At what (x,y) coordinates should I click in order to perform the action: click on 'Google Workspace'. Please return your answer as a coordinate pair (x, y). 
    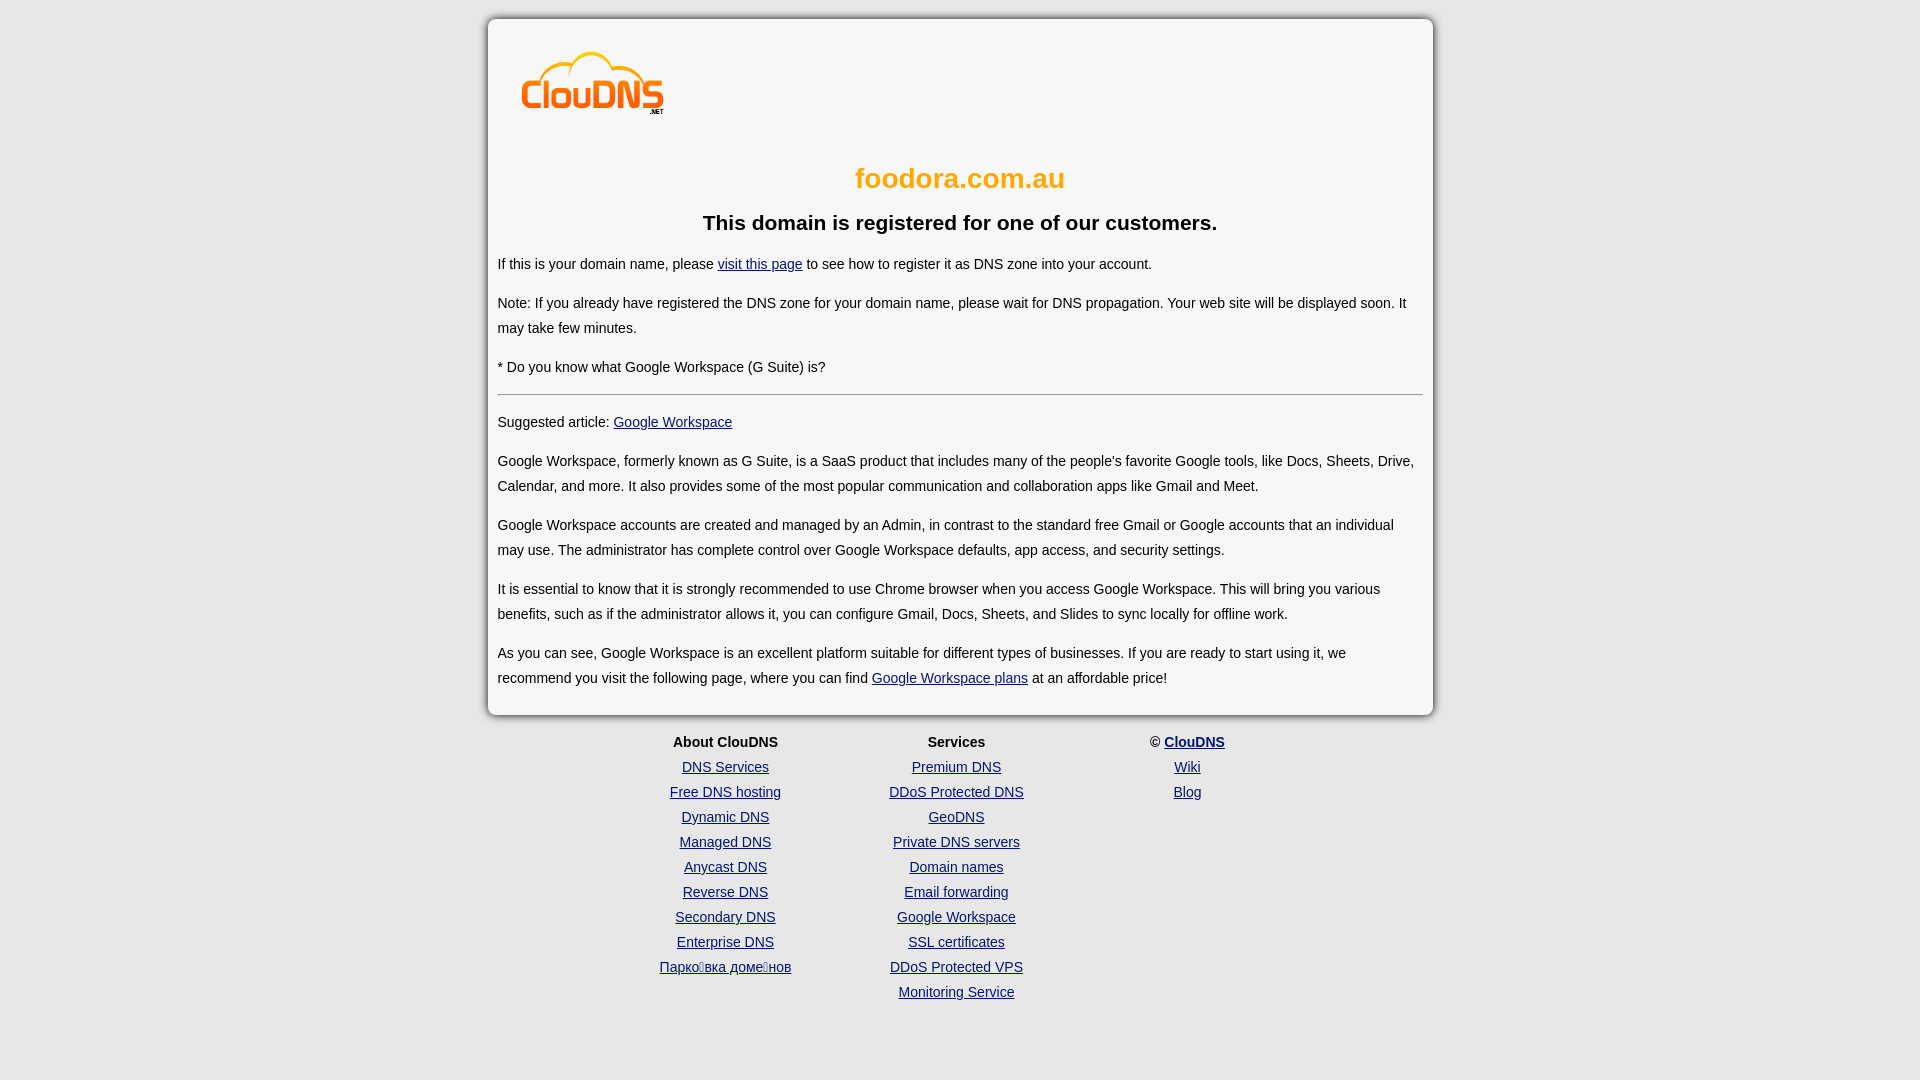
    Looking at the image, I should click on (955, 917).